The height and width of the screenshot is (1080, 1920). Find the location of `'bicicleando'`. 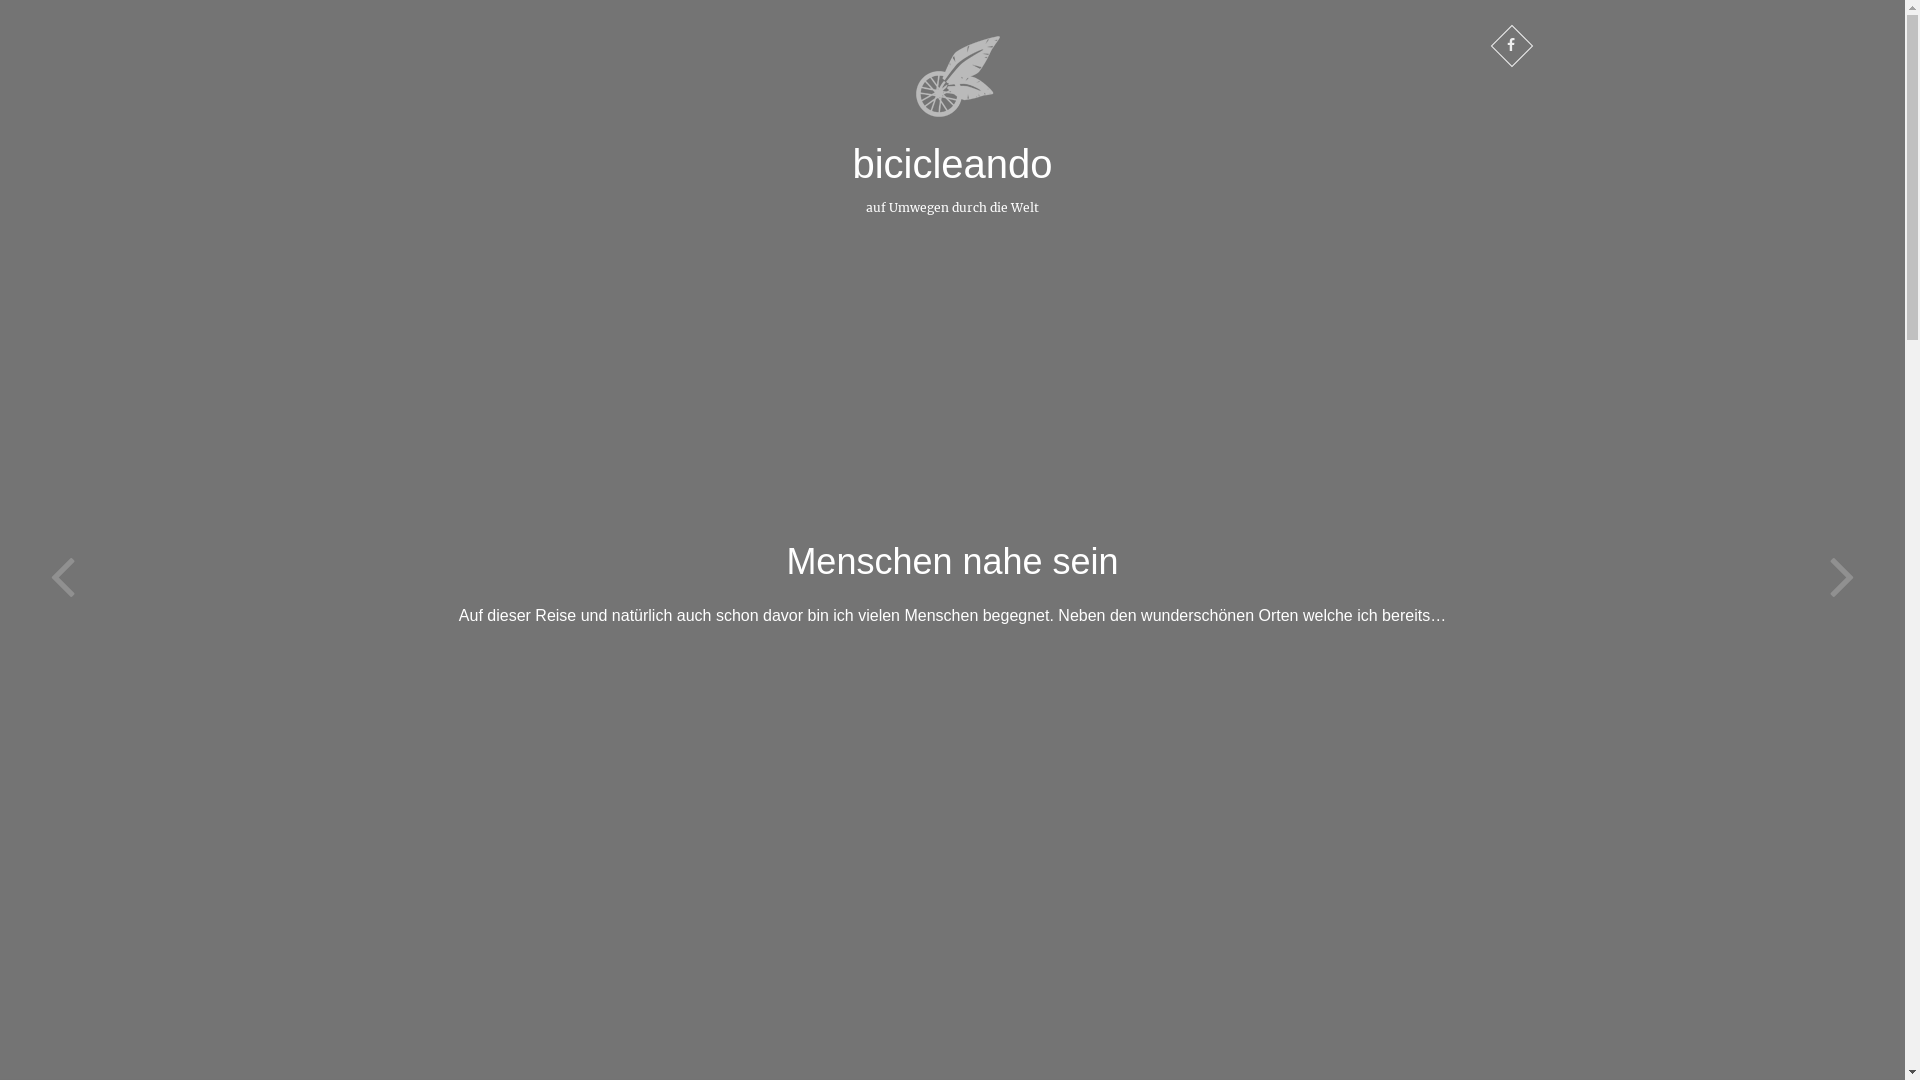

'bicicleando' is located at coordinates (950, 163).